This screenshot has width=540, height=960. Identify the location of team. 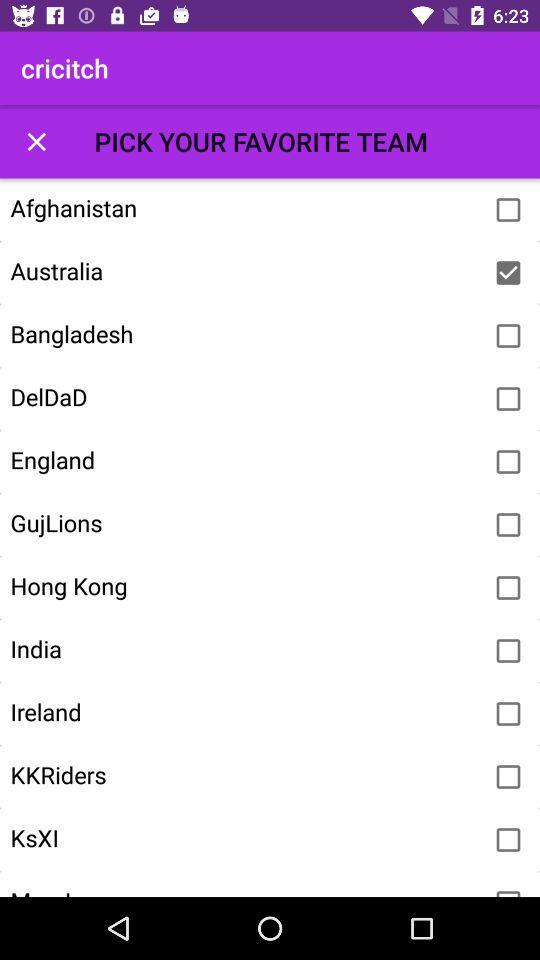
(508, 588).